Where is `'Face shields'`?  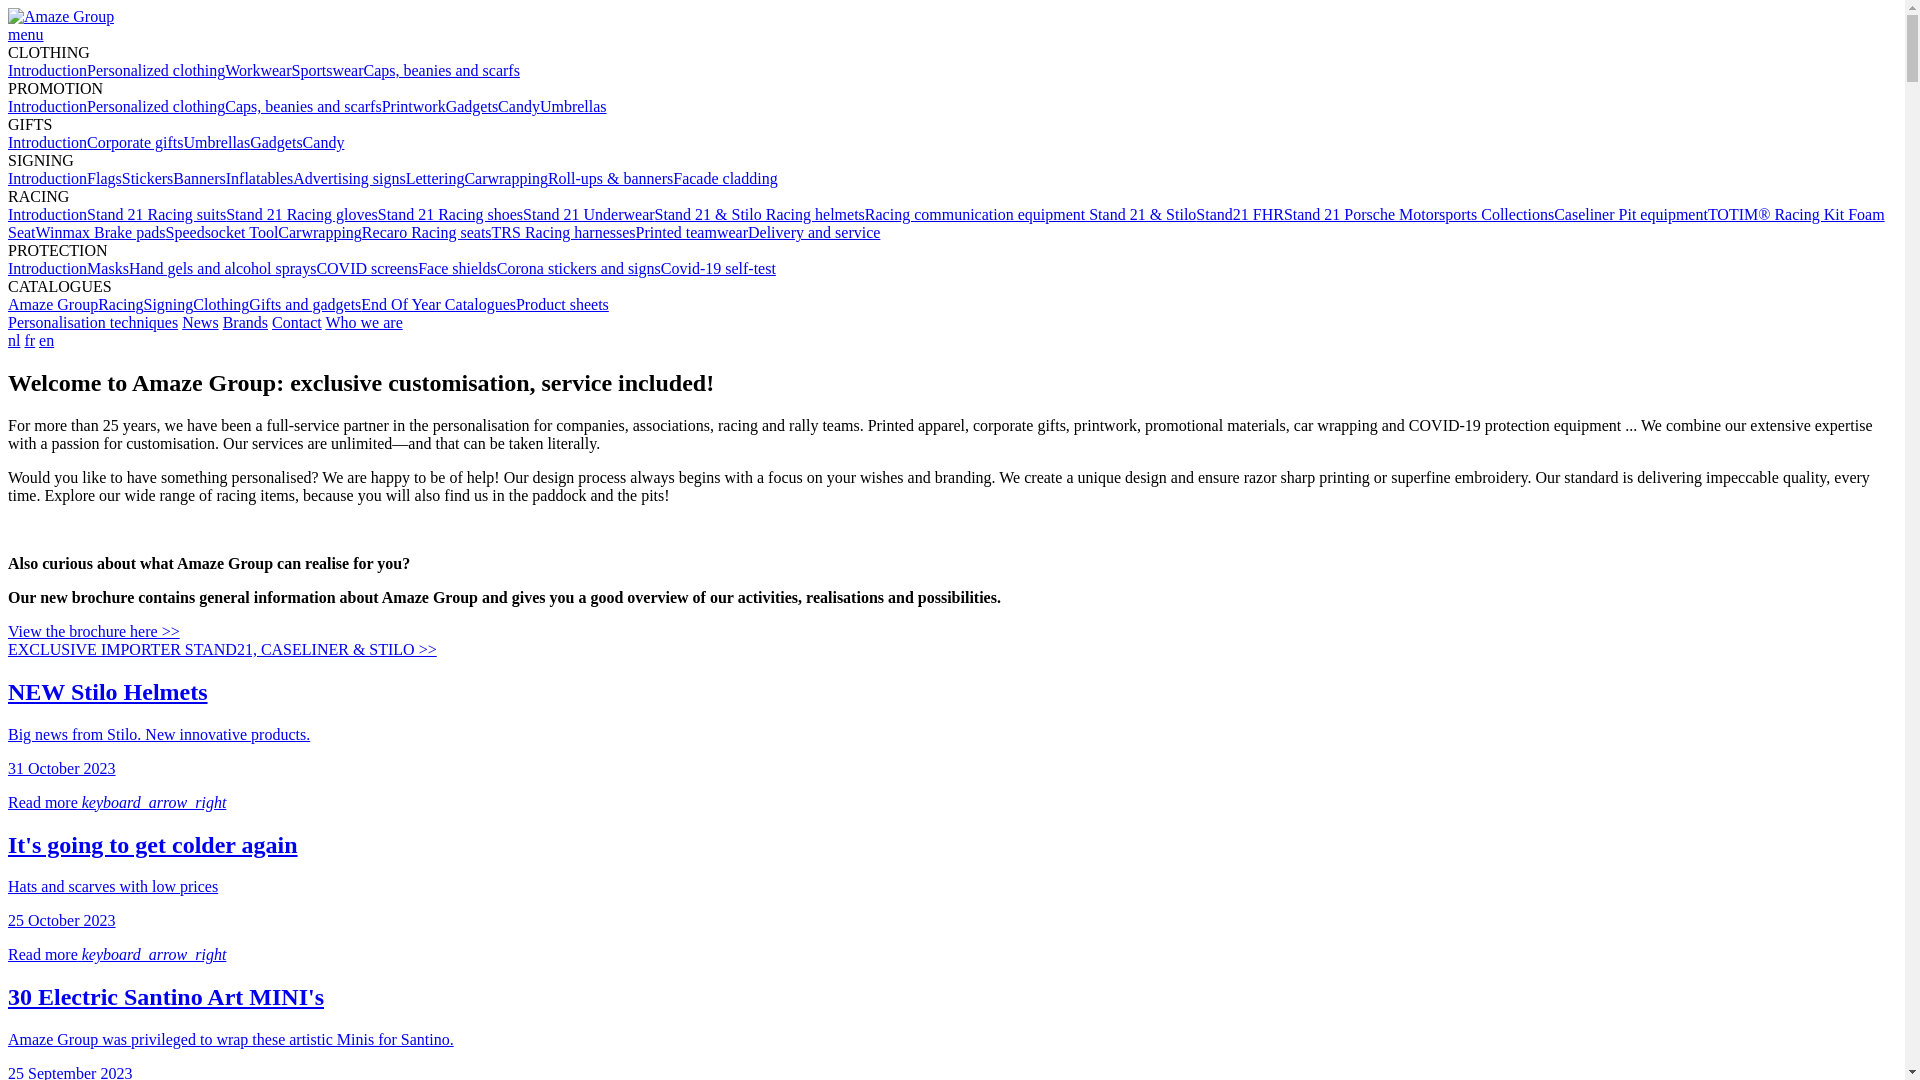 'Face shields' is located at coordinates (416, 267).